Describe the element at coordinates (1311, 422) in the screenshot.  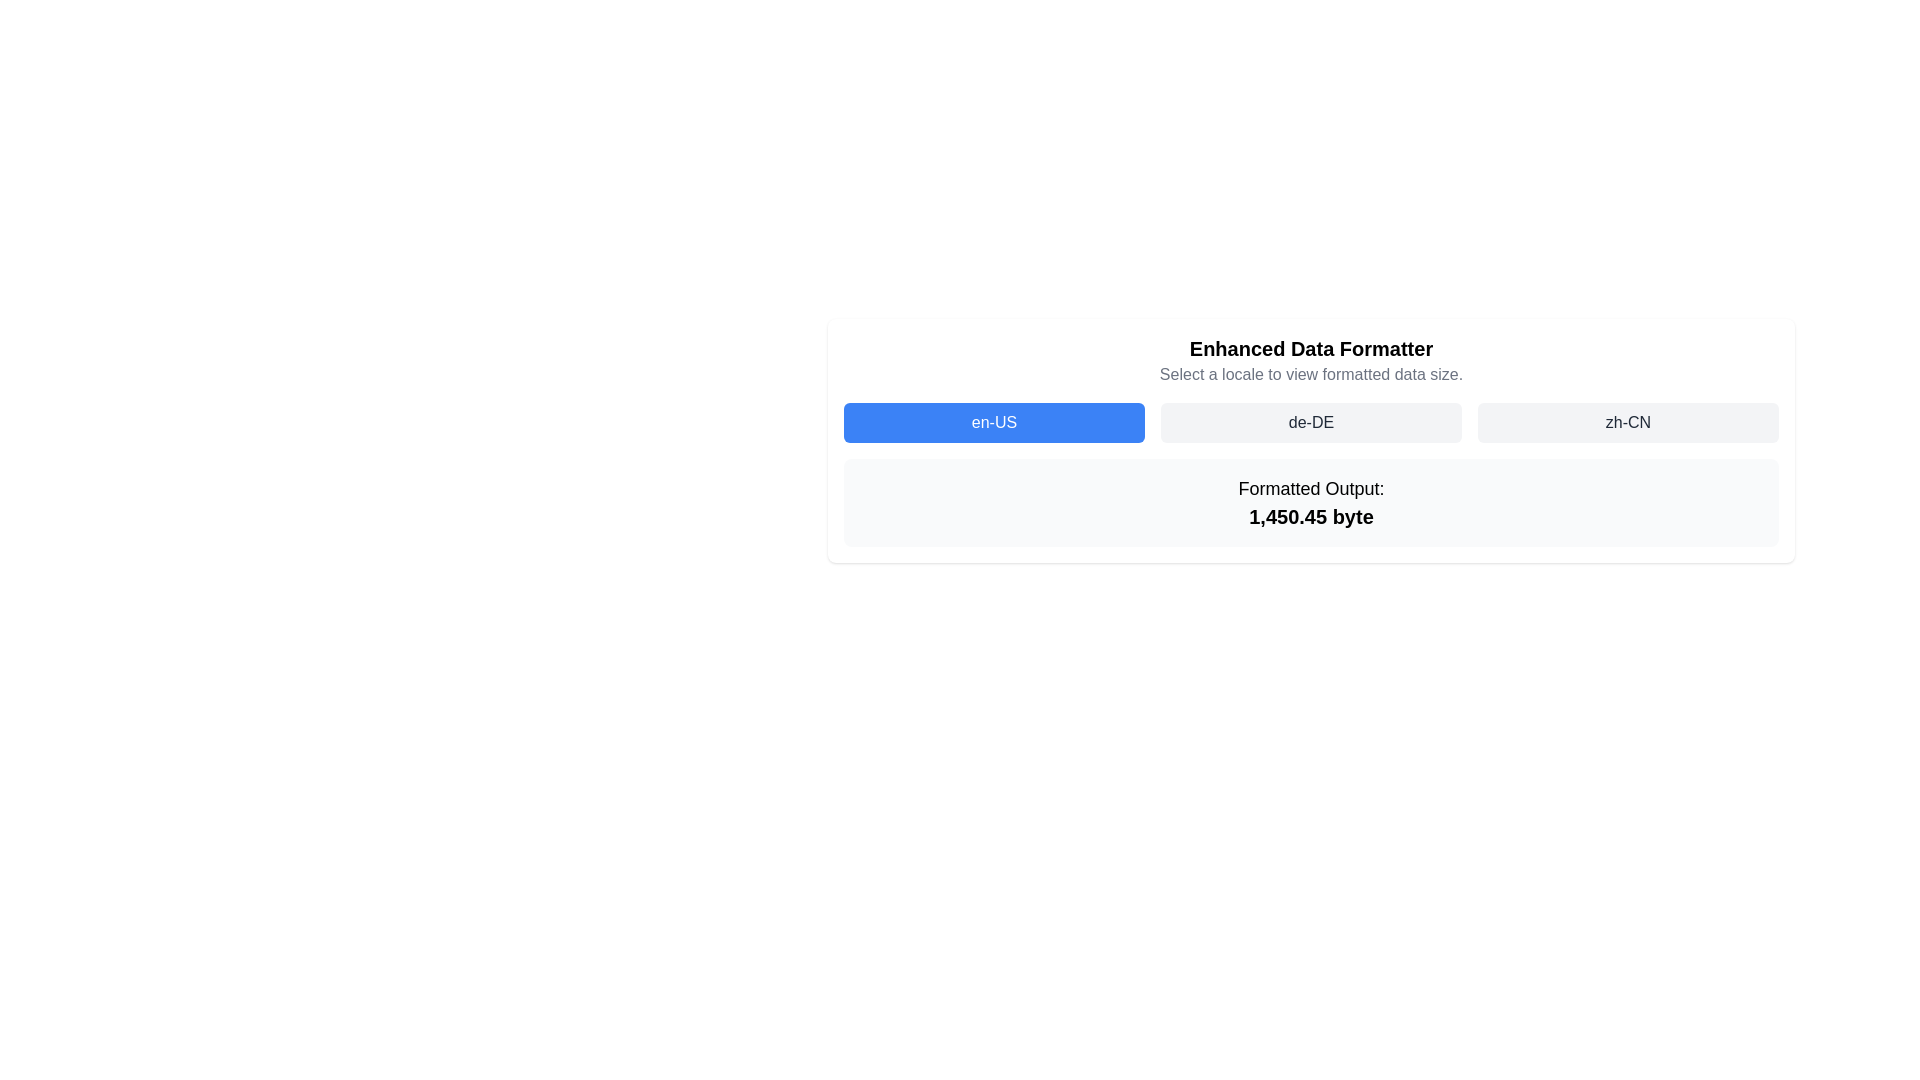
I see `the middle button` at that location.